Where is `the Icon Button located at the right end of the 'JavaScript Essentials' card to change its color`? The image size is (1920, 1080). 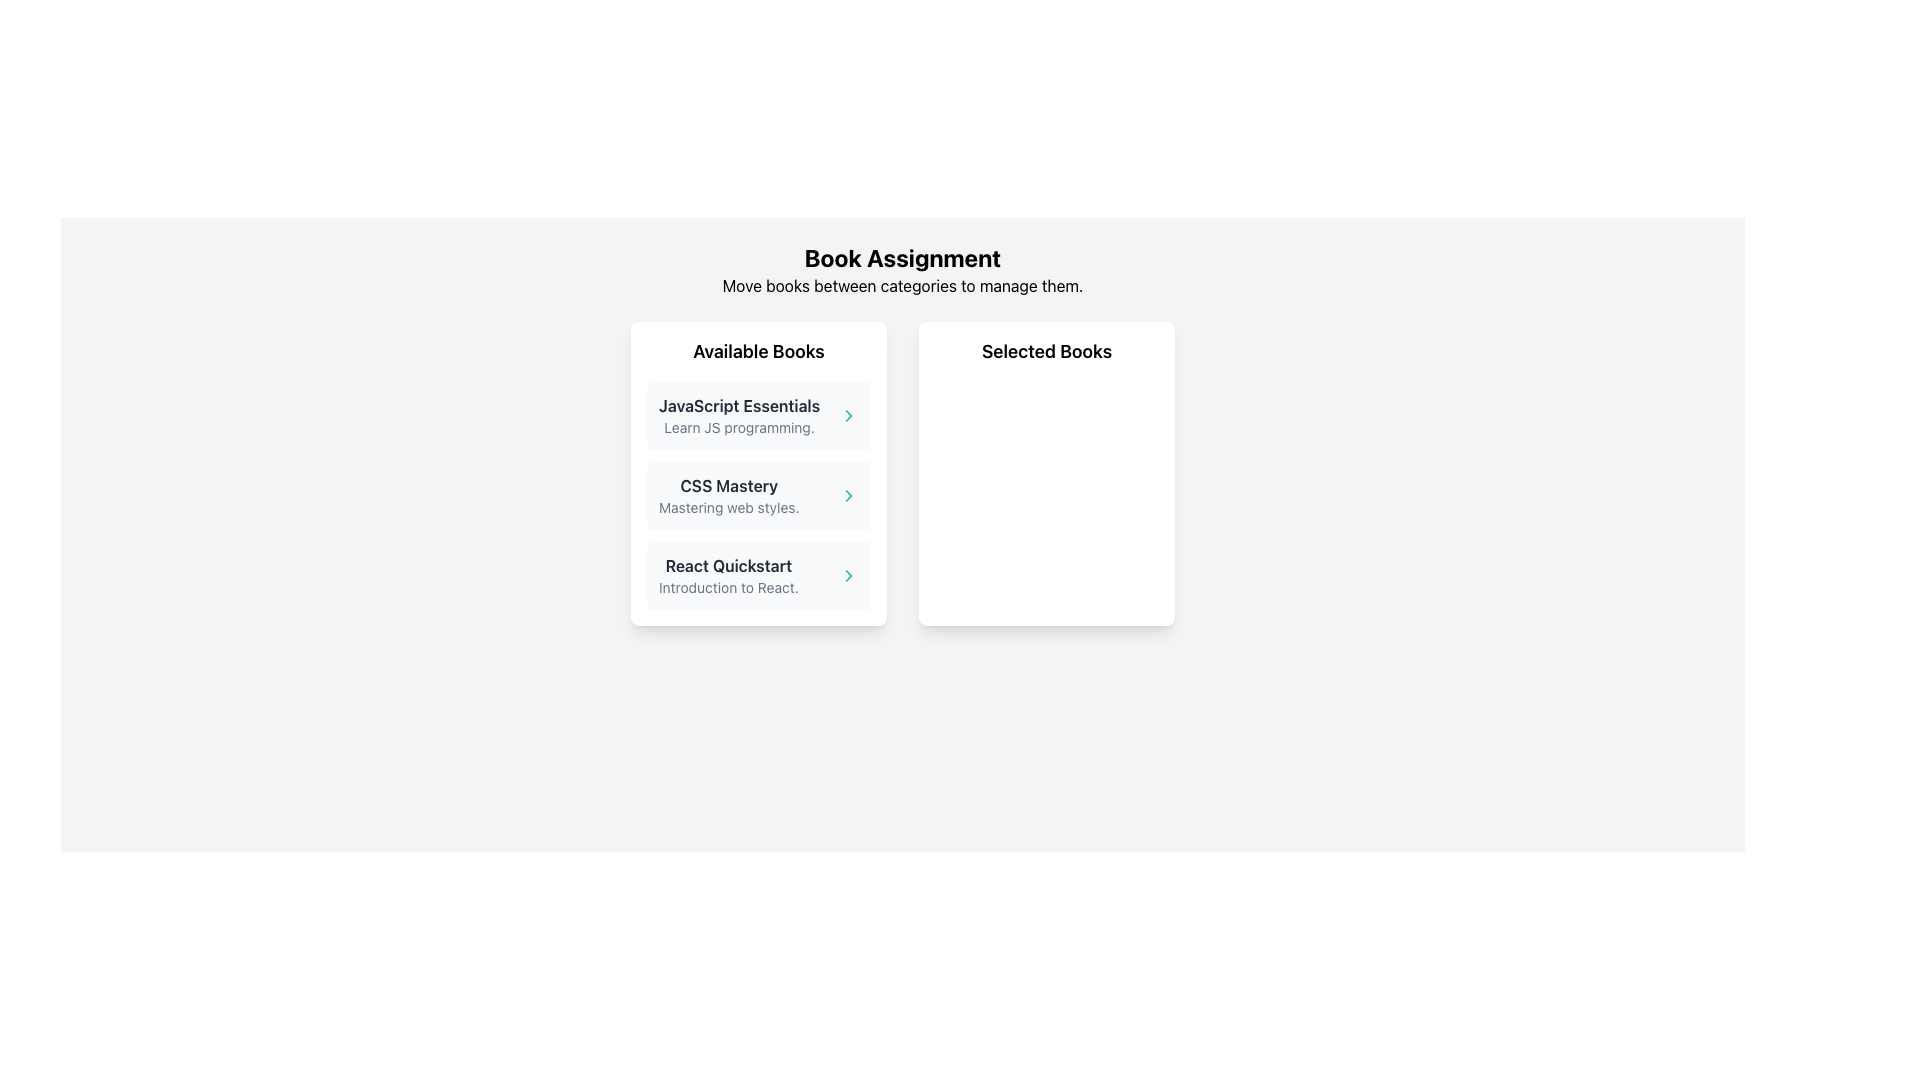
the Icon Button located at the right end of the 'JavaScript Essentials' card to change its color is located at coordinates (849, 415).